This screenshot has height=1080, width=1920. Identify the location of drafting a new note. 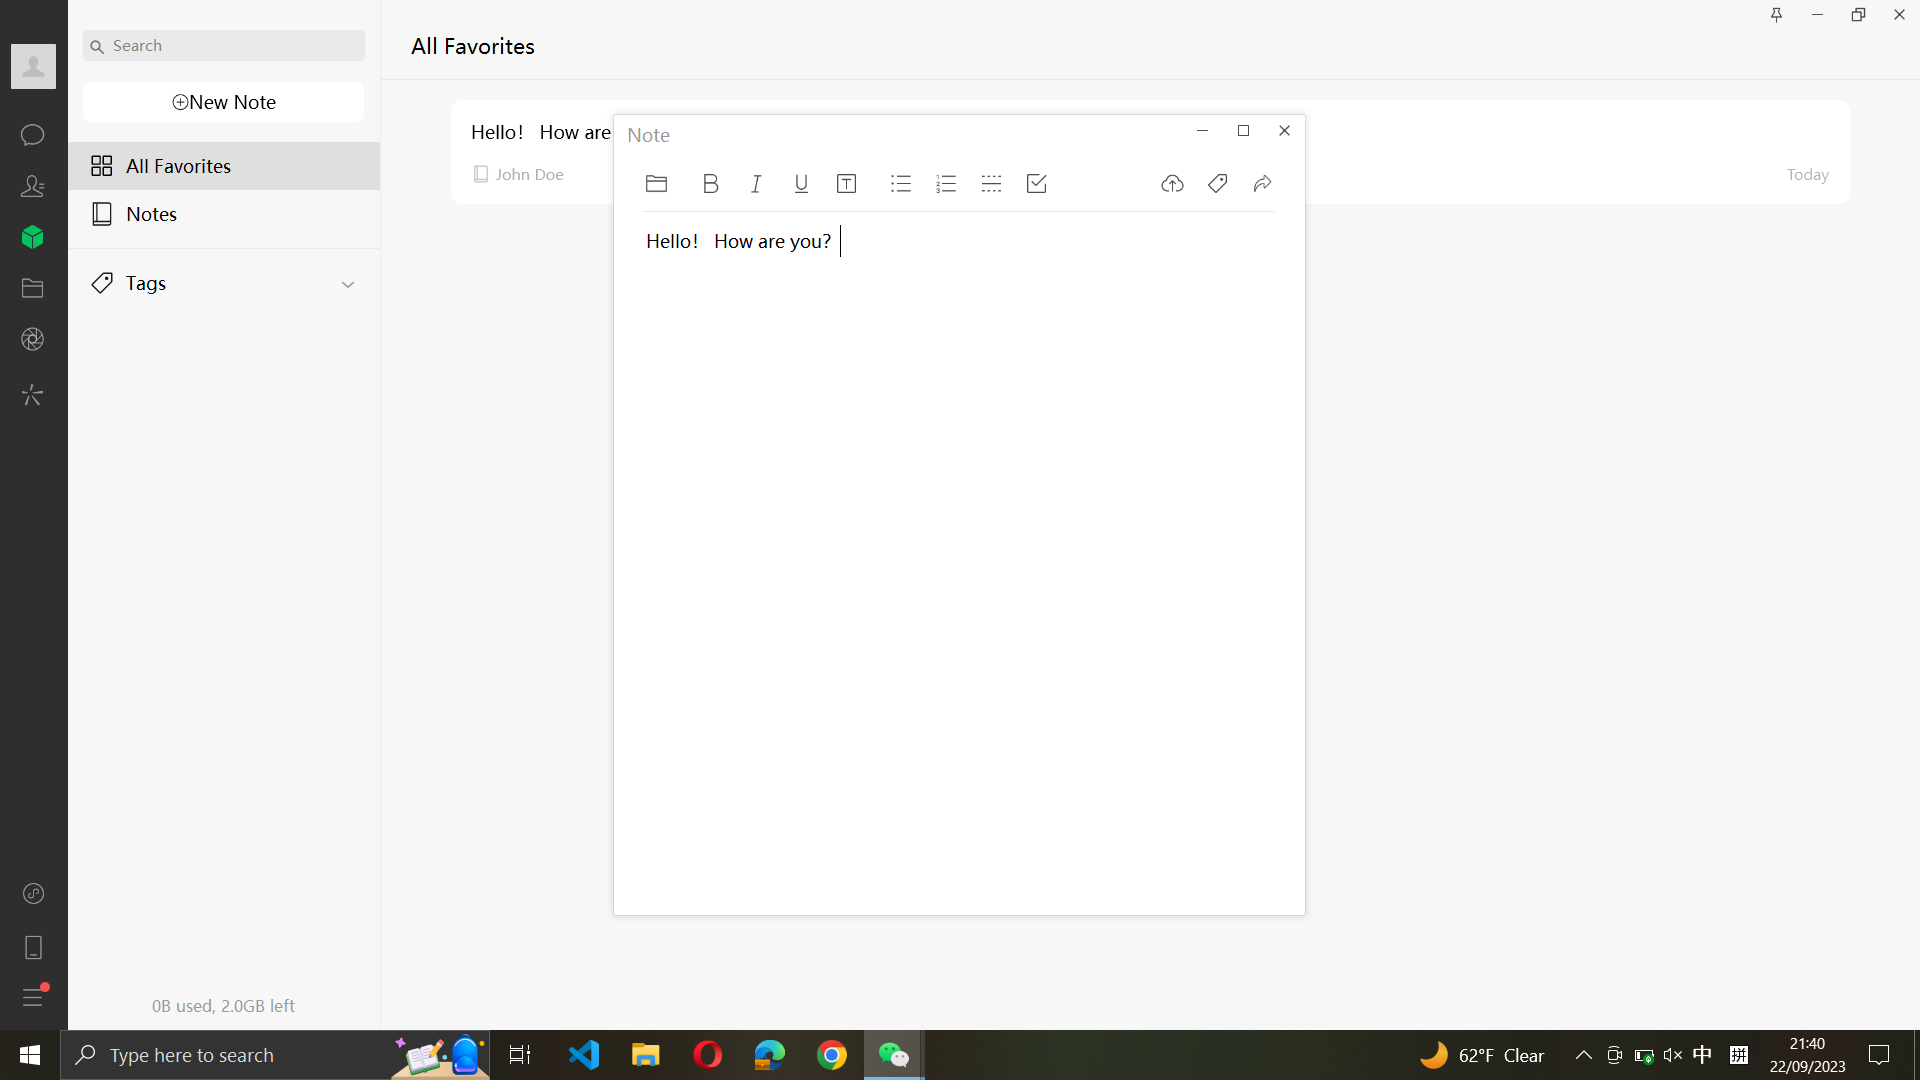
(221, 103).